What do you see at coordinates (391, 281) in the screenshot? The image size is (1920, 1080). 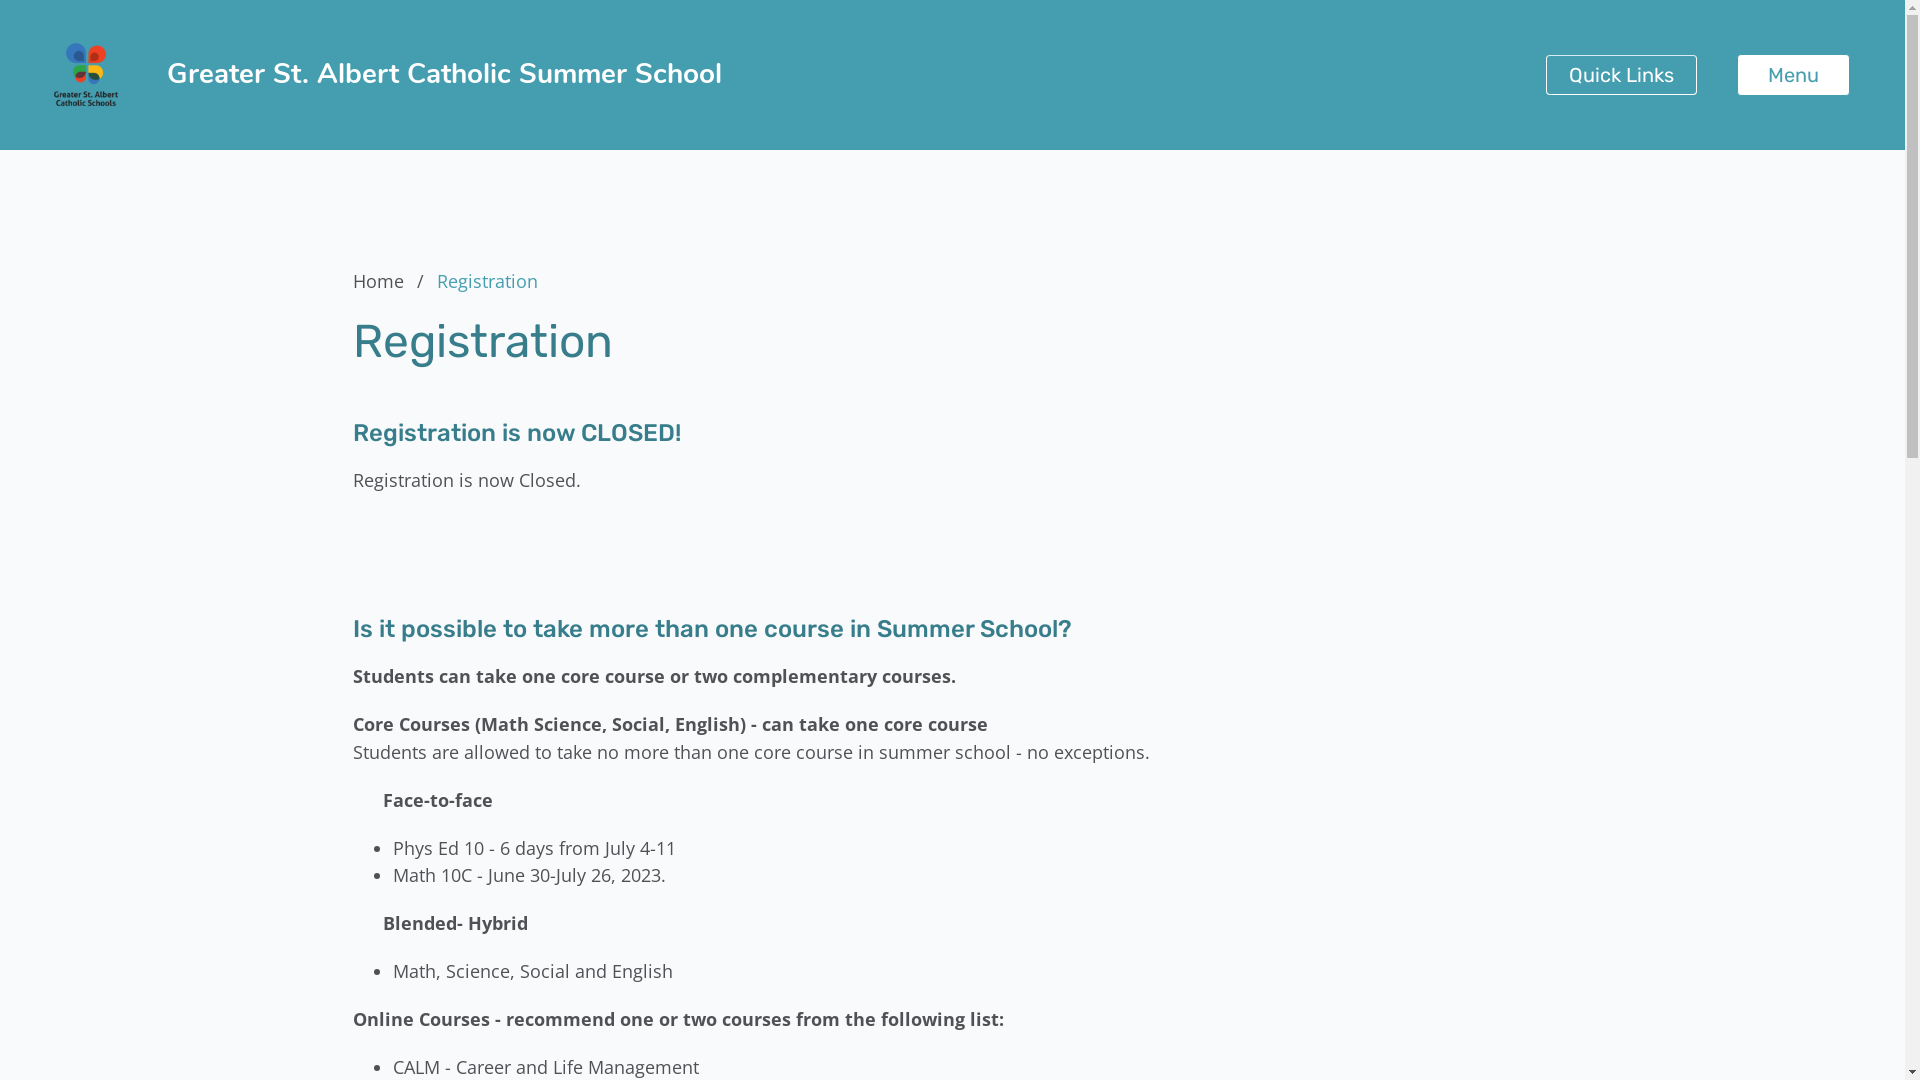 I see `'Home'` at bounding box center [391, 281].